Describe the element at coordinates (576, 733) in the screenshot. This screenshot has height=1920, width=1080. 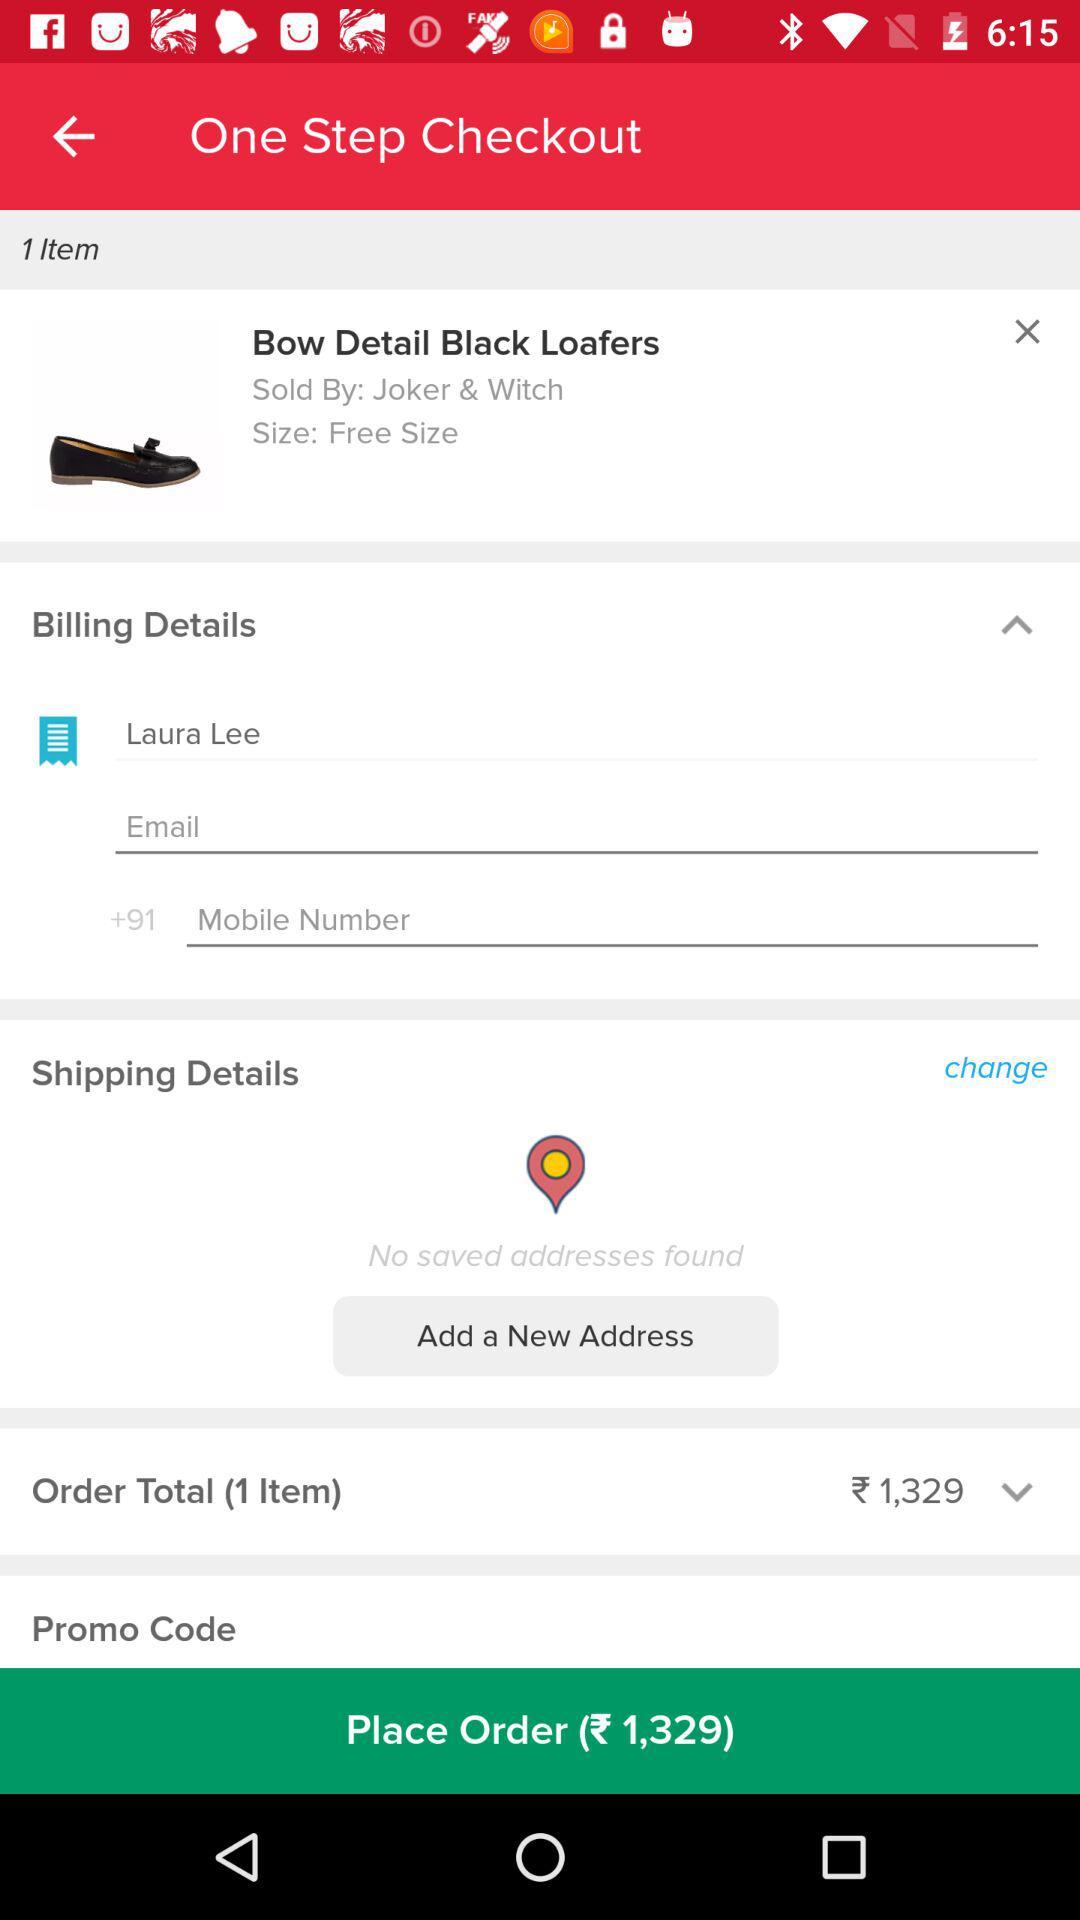
I see `the laura lee item` at that location.